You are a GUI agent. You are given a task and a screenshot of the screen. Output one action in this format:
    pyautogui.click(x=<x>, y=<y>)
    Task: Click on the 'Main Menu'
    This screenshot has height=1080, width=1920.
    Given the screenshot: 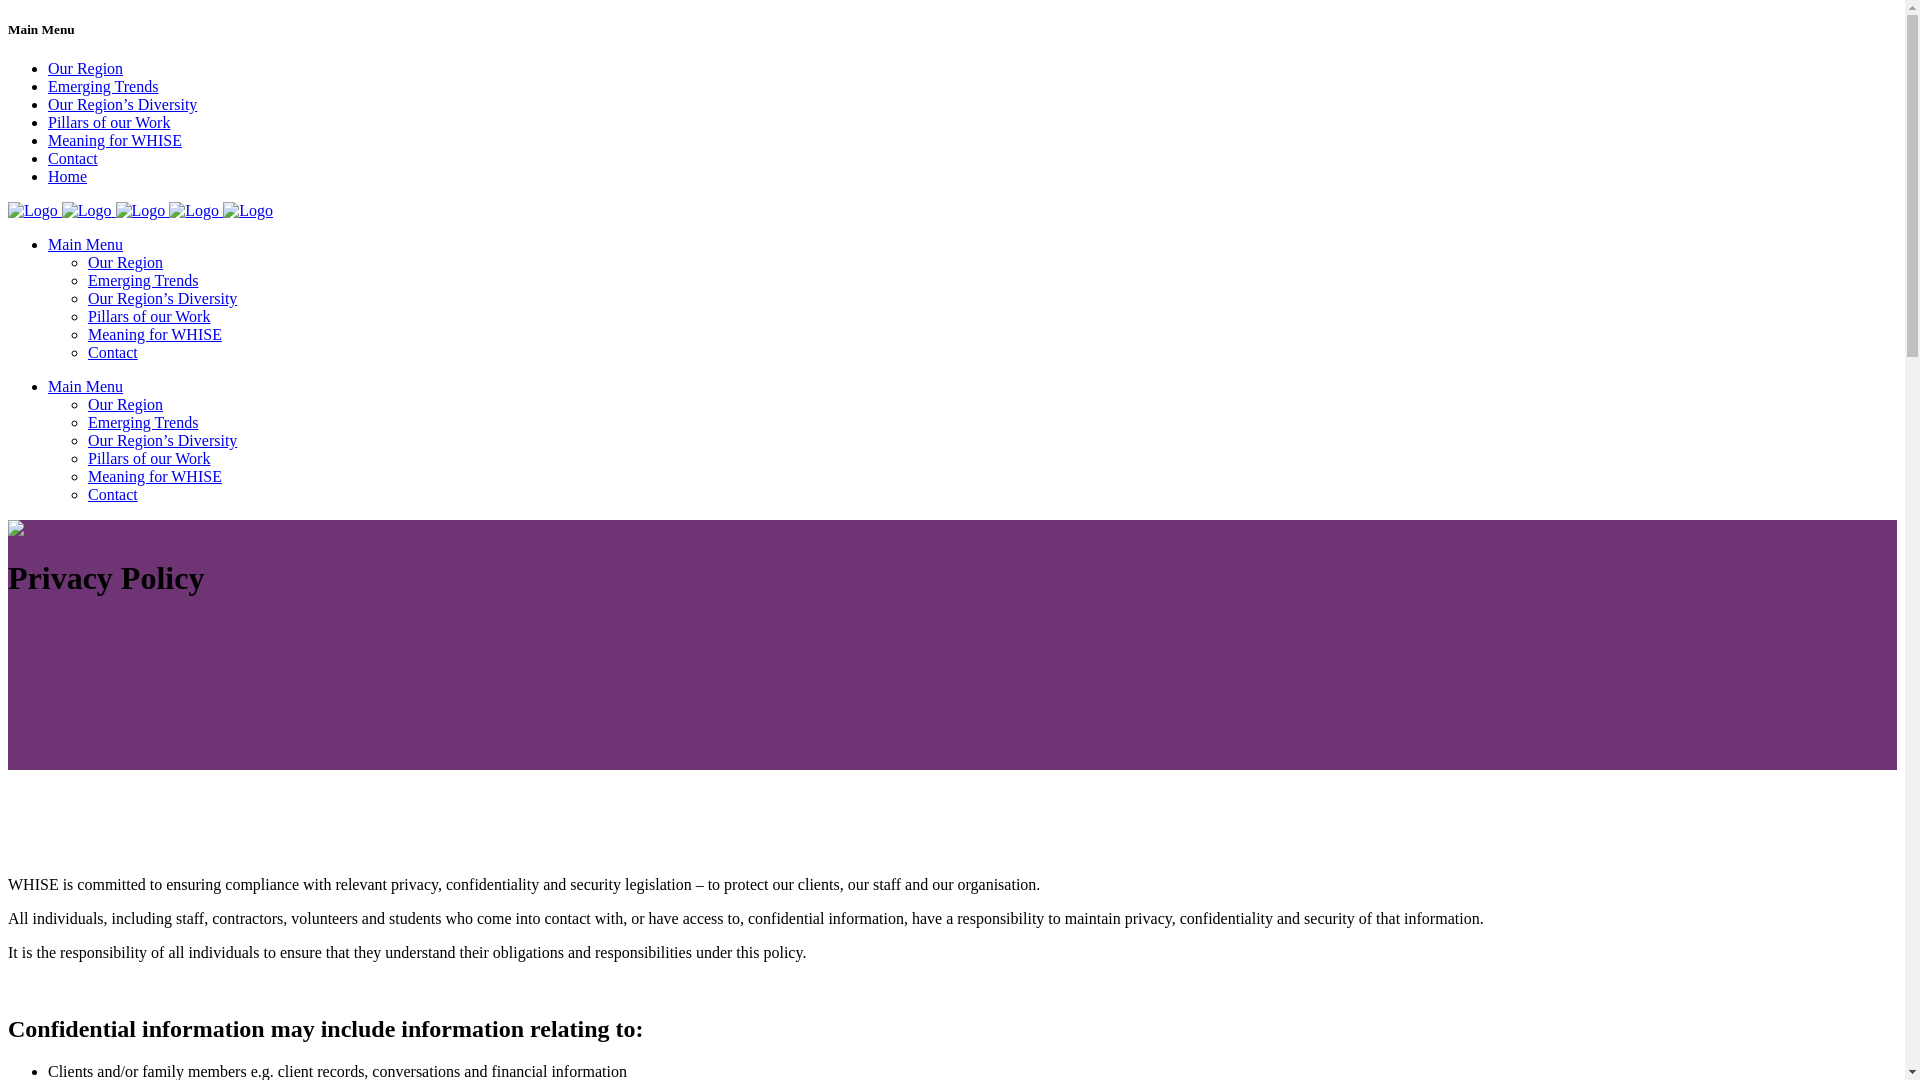 What is the action you would take?
    pyautogui.click(x=84, y=243)
    